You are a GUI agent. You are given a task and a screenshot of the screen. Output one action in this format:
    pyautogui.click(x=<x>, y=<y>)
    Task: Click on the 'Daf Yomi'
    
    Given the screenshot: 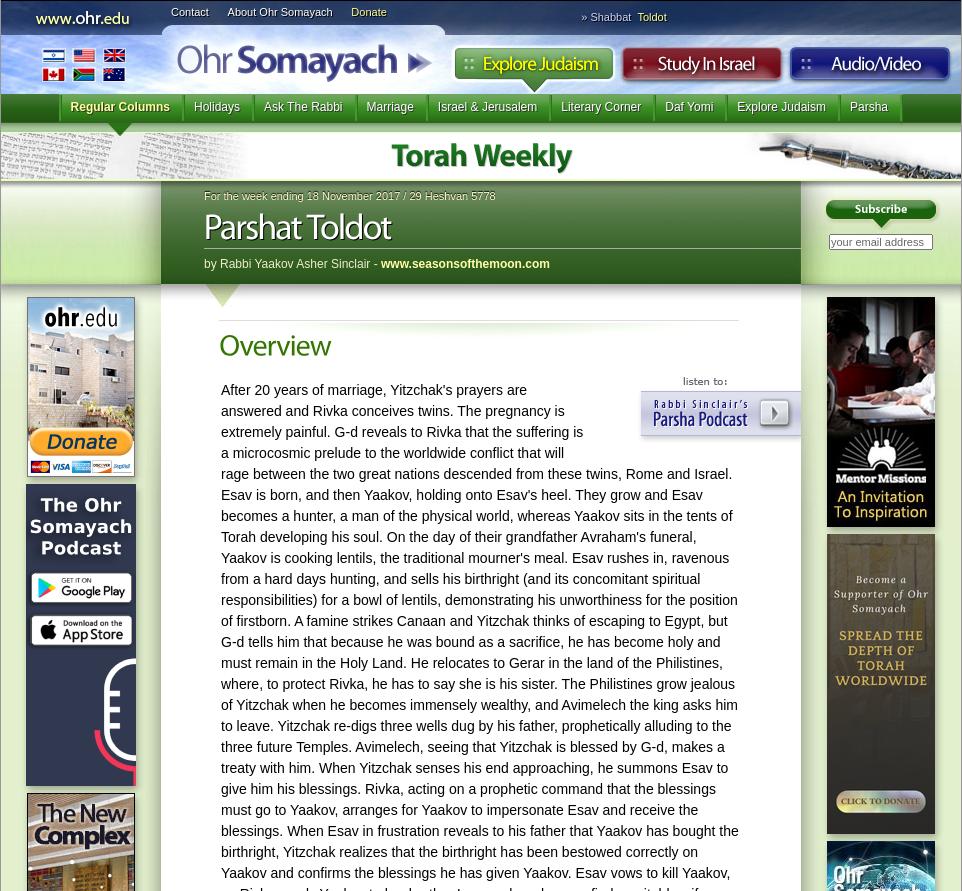 What is the action you would take?
    pyautogui.click(x=687, y=106)
    